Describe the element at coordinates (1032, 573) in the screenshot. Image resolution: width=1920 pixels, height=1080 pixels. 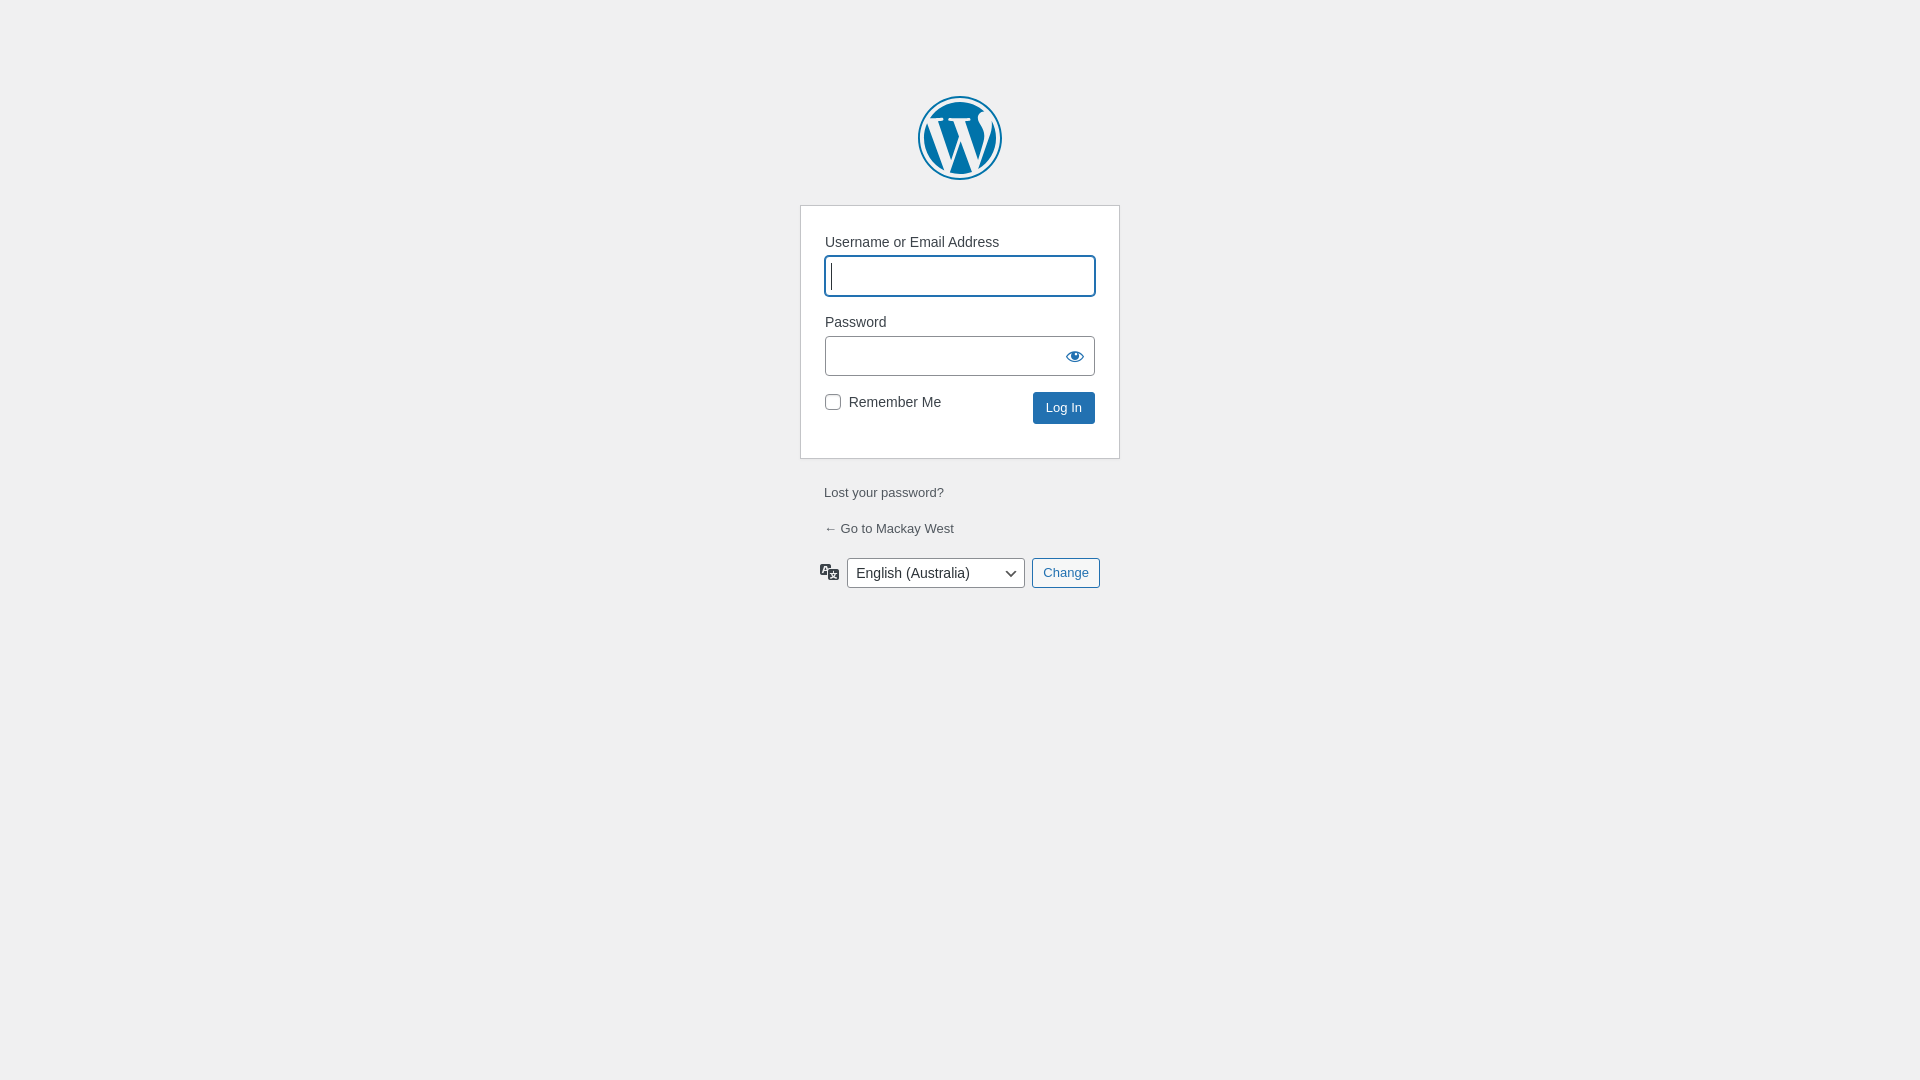
I see `'Change'` at that location.